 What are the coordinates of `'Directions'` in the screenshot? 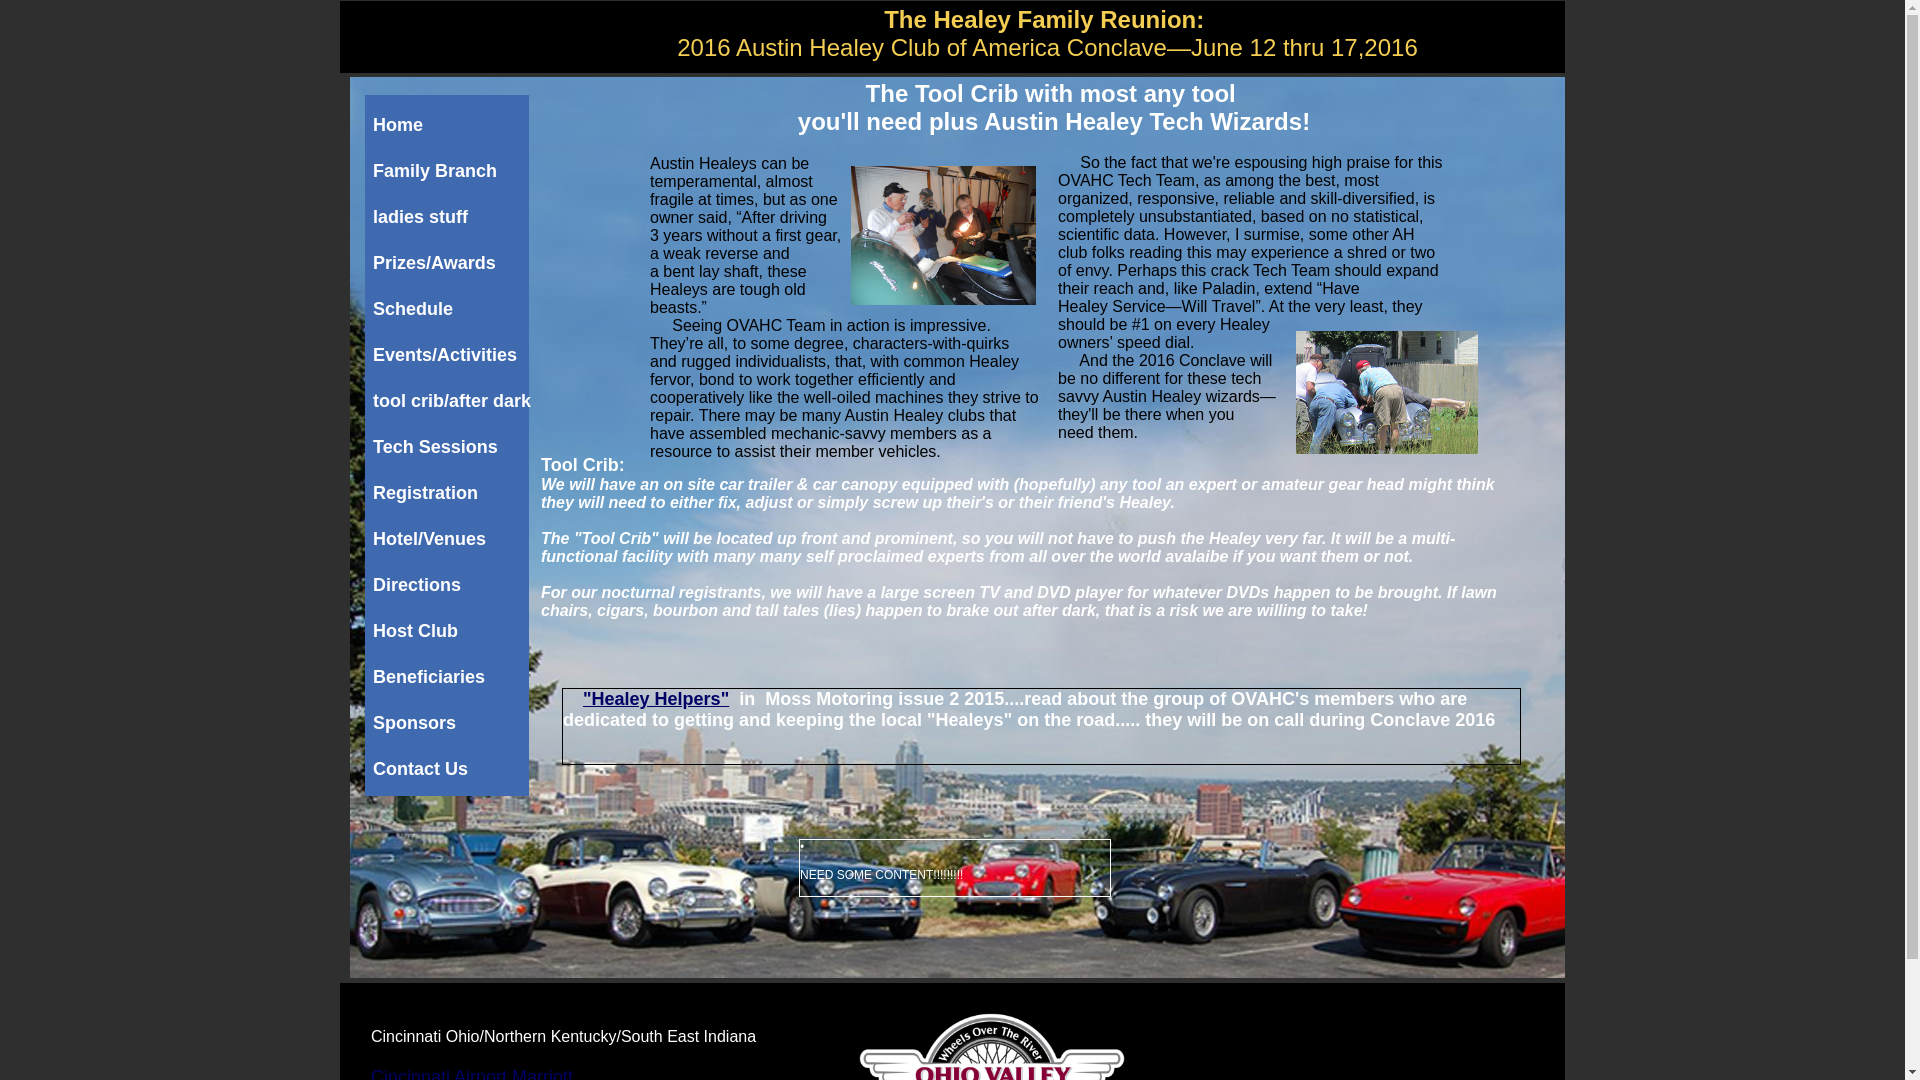 It's located at (450, 585).